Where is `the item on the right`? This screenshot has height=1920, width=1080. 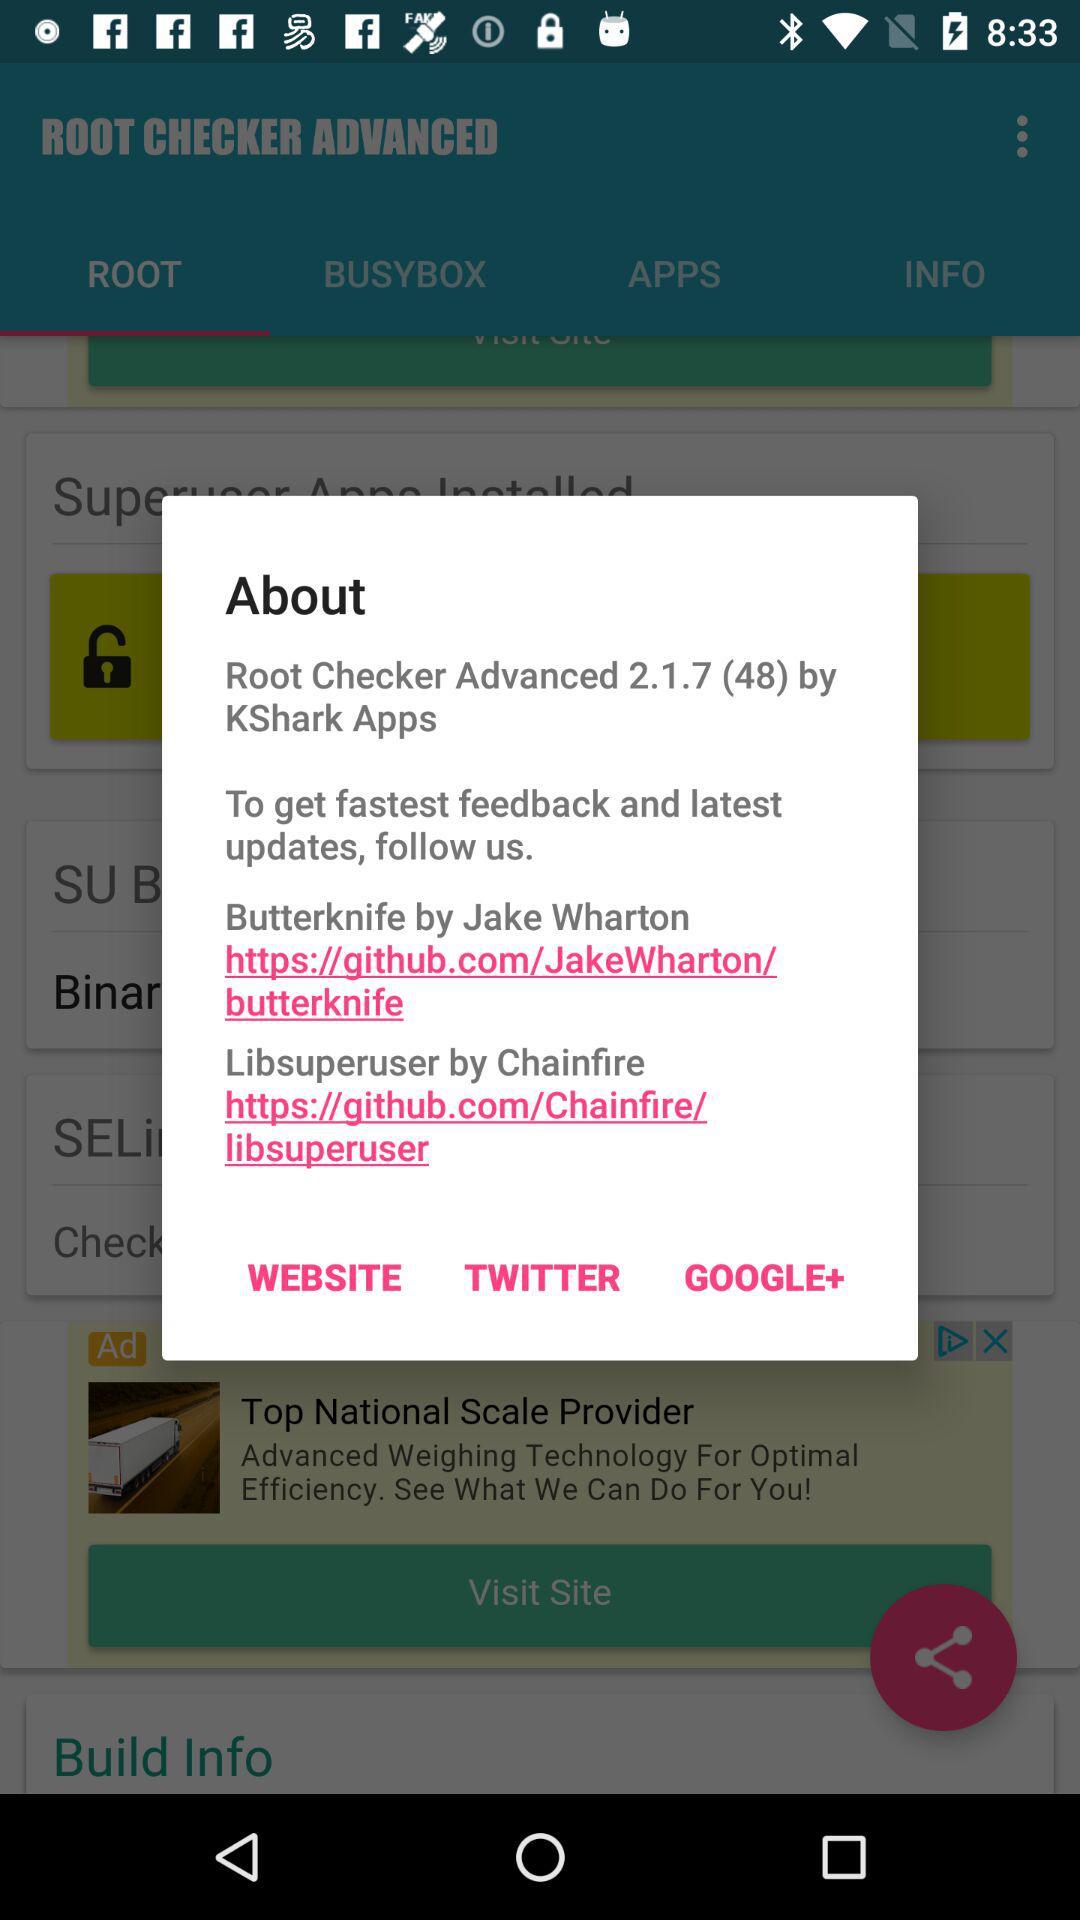 the item on the right is located at coordinates (764, 1275).